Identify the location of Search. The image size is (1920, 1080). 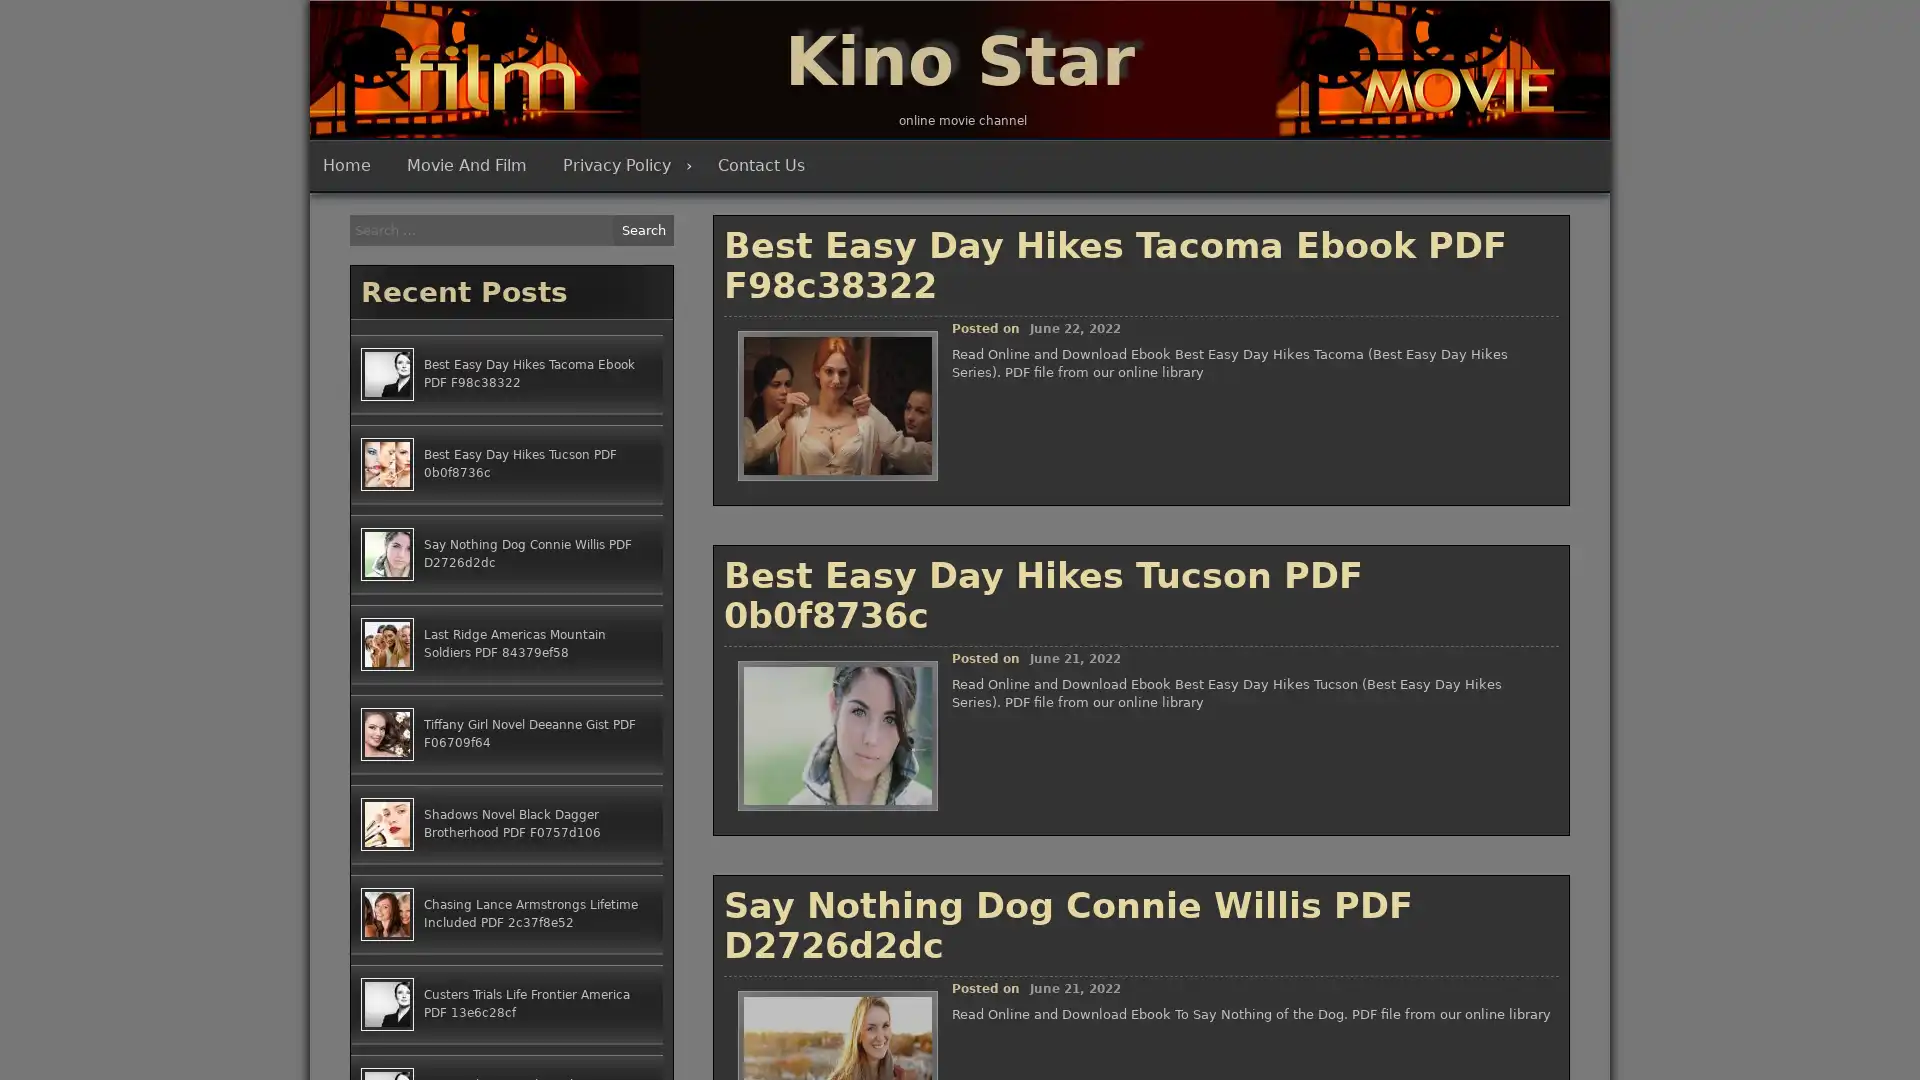
(643, 229).